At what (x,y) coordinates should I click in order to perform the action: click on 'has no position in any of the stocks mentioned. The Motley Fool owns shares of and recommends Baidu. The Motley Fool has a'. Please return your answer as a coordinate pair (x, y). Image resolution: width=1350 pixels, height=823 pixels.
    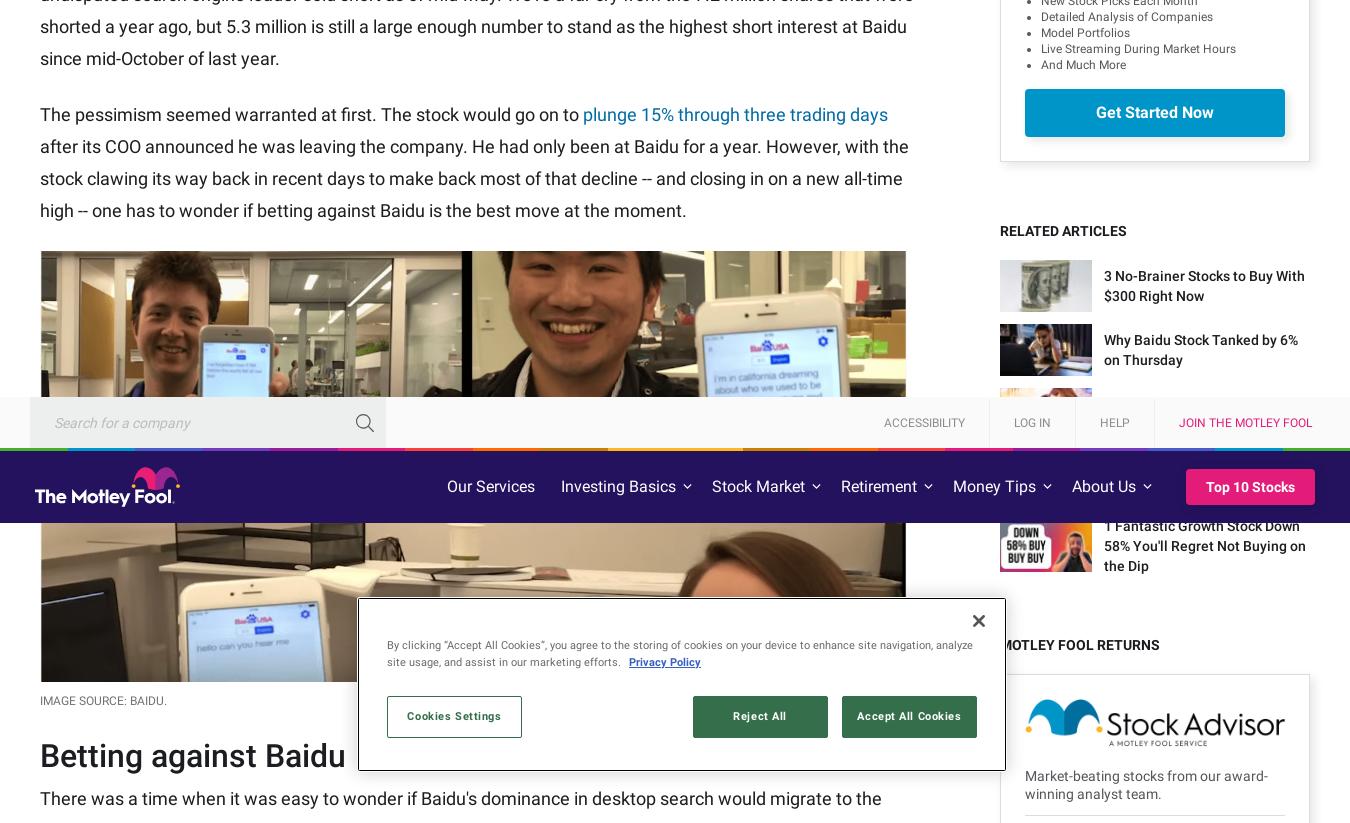
    Looking at the image, I should click on (458, 381).